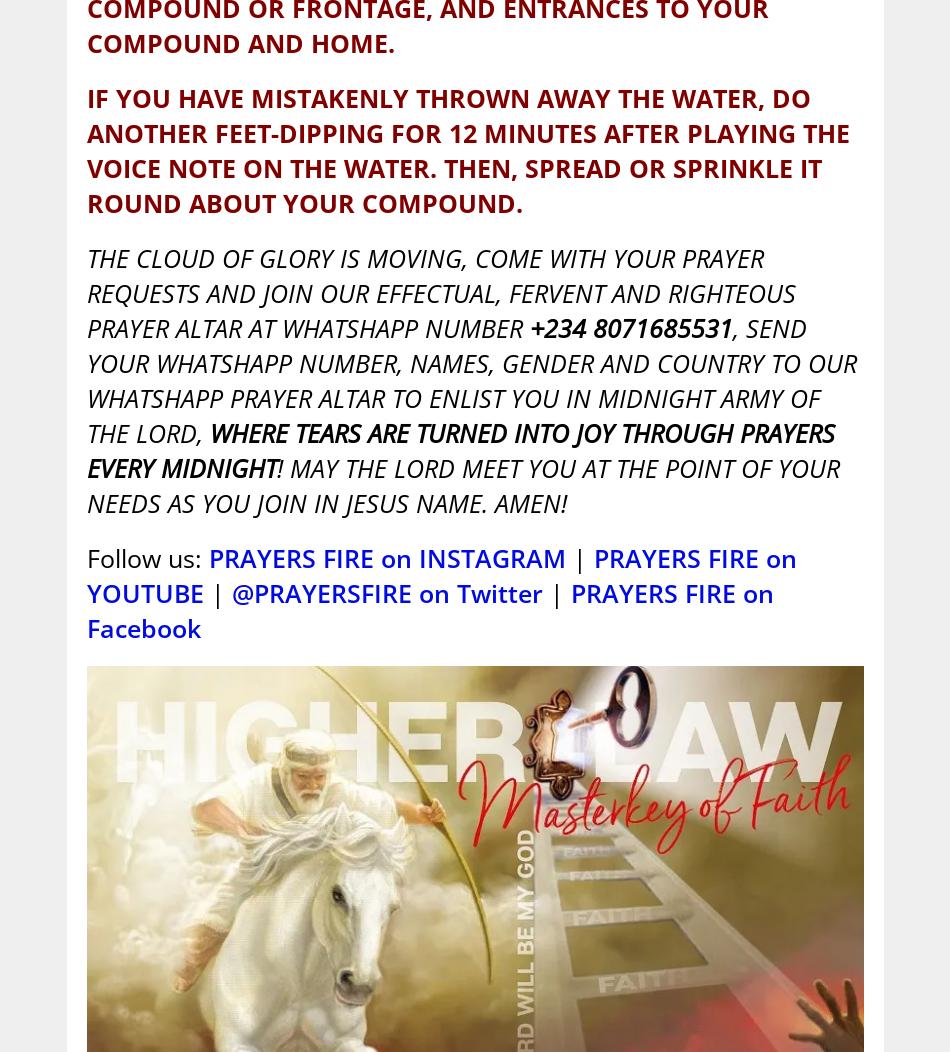  Describe the element at coordinates (385, 557) in the screenshot. I see `'PRAYERS FIRE on INSTAGRAM'` at that location.